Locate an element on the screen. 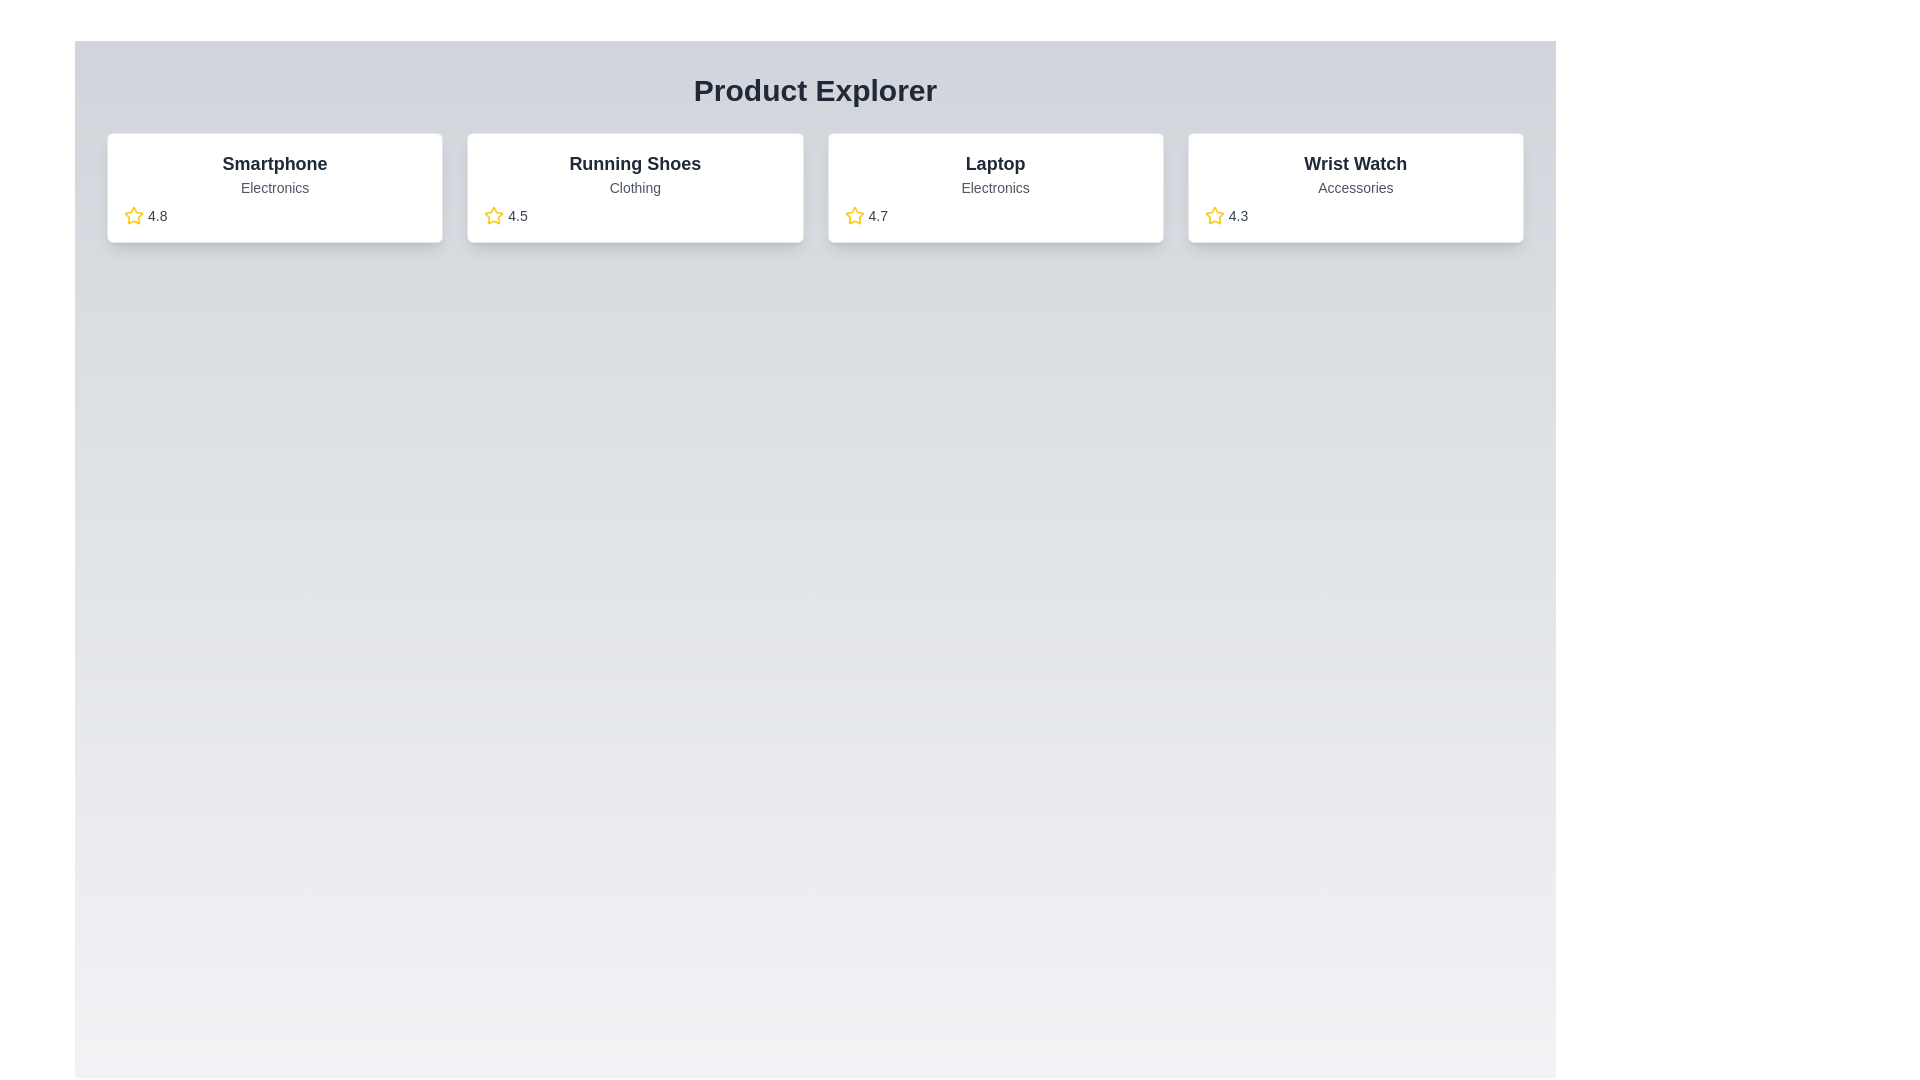  the star-shaped icon with a yellow border in the rating section of the 'Running Shoes' card to interpret its intended meaning is located at coordinates (133, 215).